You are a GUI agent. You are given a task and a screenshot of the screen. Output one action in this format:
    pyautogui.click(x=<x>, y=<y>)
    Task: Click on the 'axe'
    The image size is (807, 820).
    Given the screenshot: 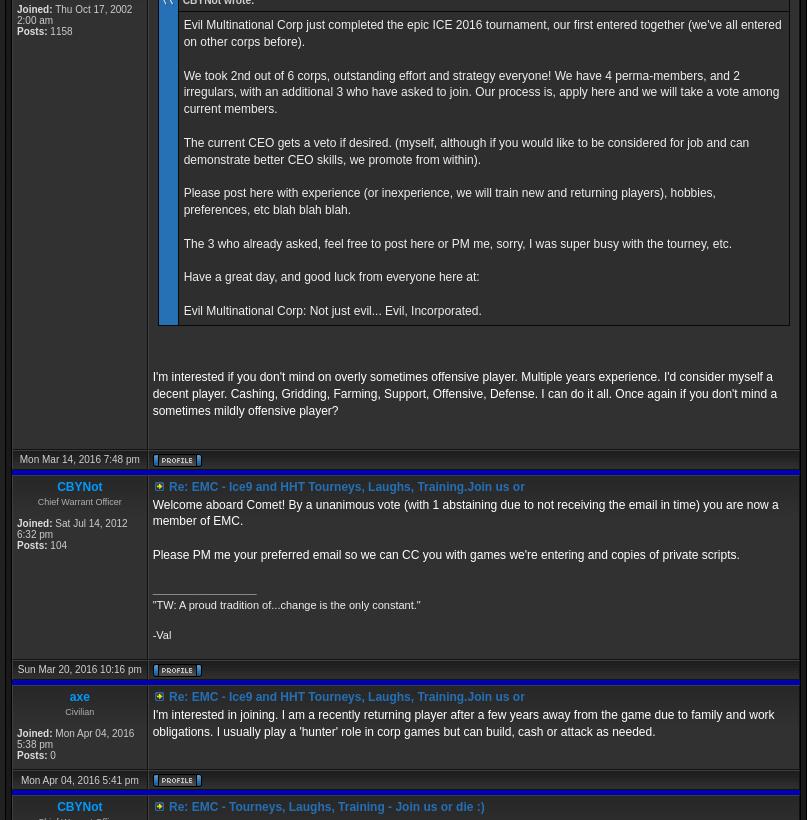 What is the action you would take?
    pyautogui.click(x=79, y=696)
    